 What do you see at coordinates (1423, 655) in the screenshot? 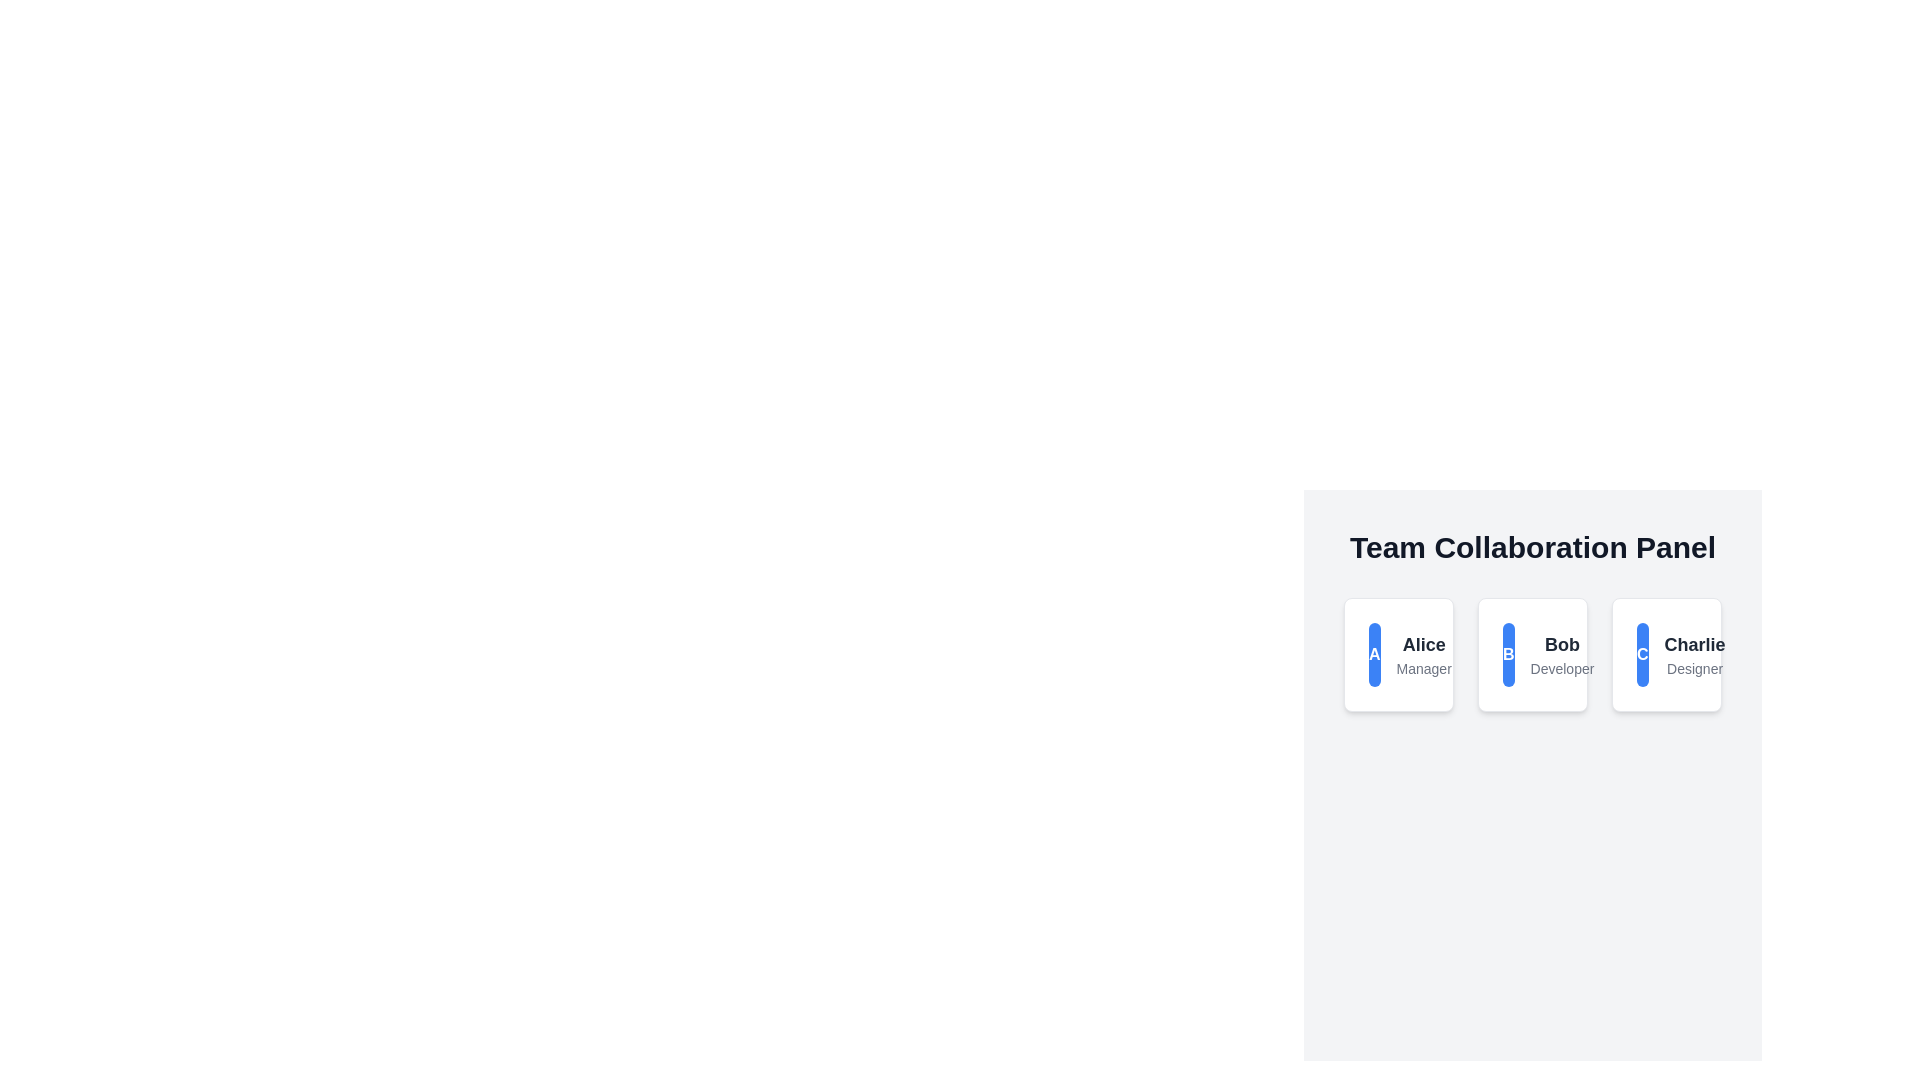
I see `the text label displaying 'Alice' in bold, indicating a user card in the Team Collaboration Panel` at bounding box center [1423, 655].